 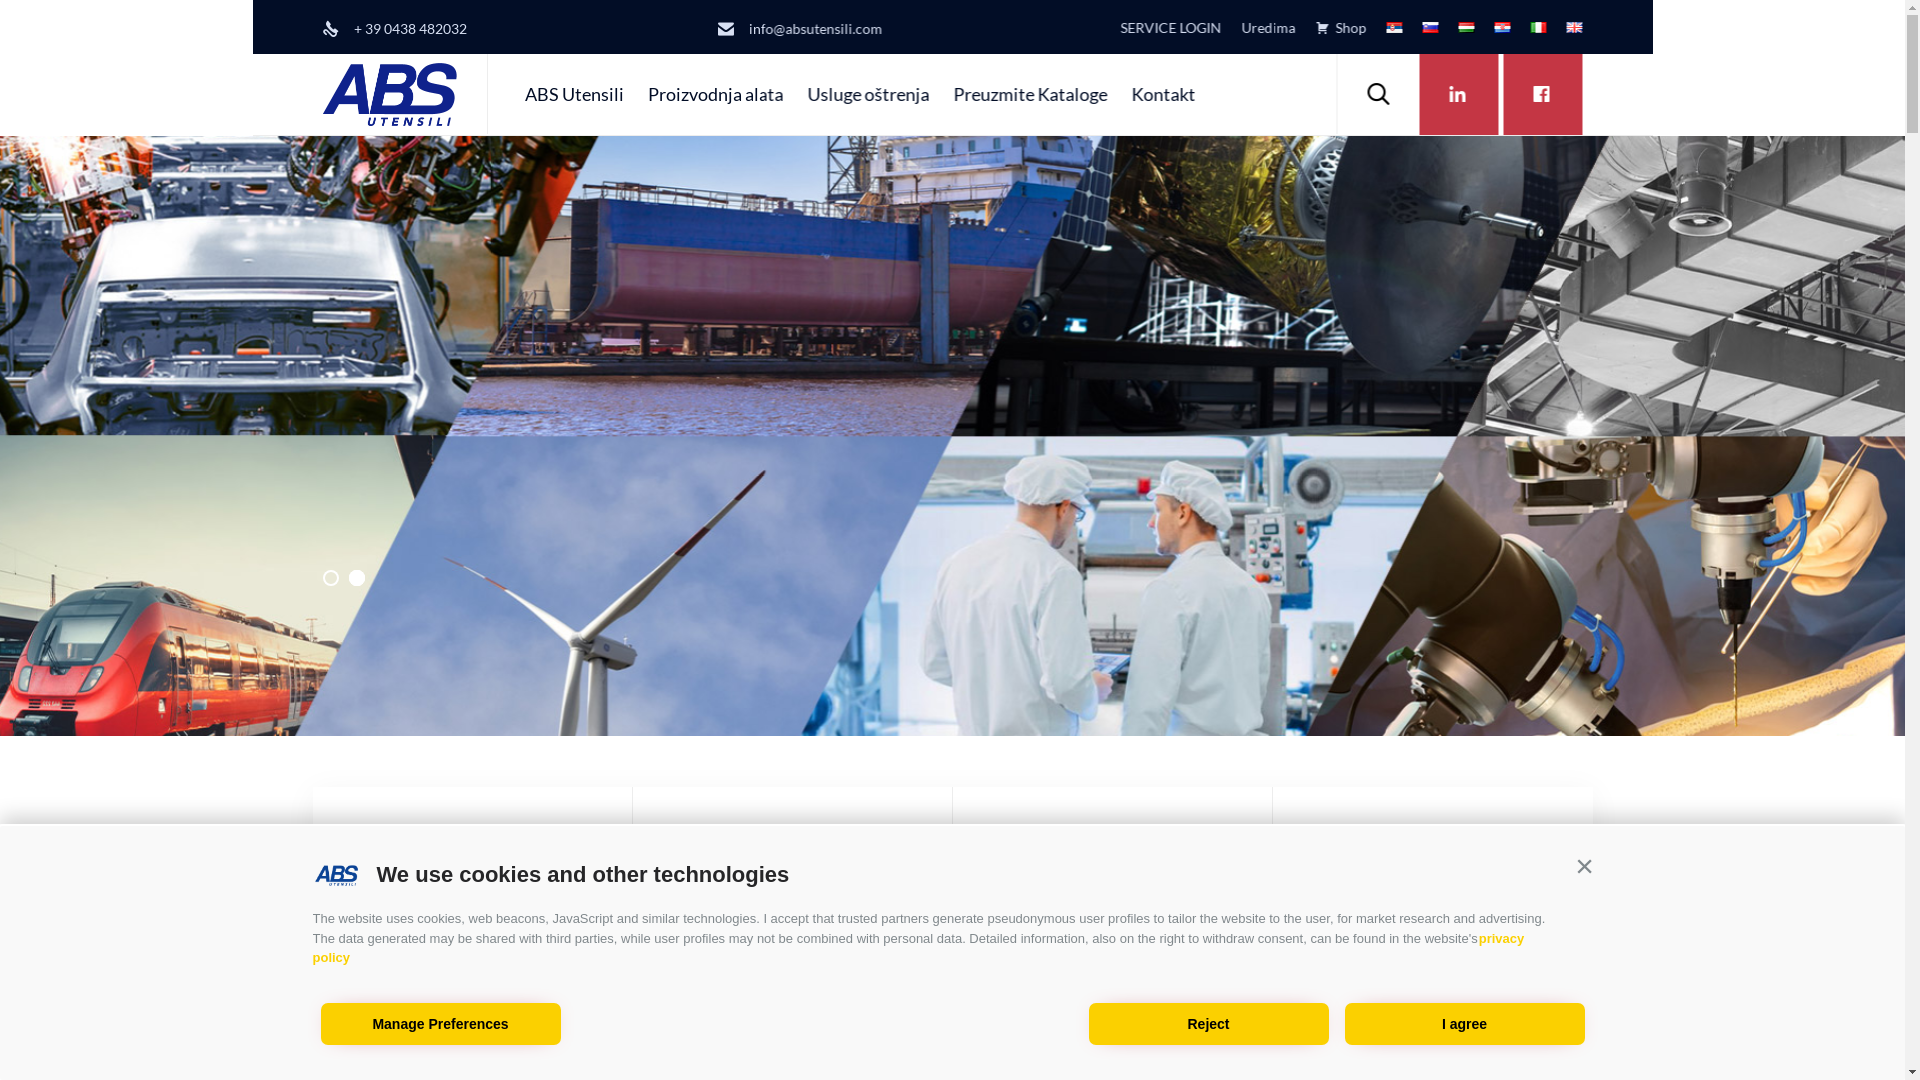 What do you see at coordinates (1257, 27) in the screenshot?
I see `'Uredima'` at bounding box center [1257, 27].